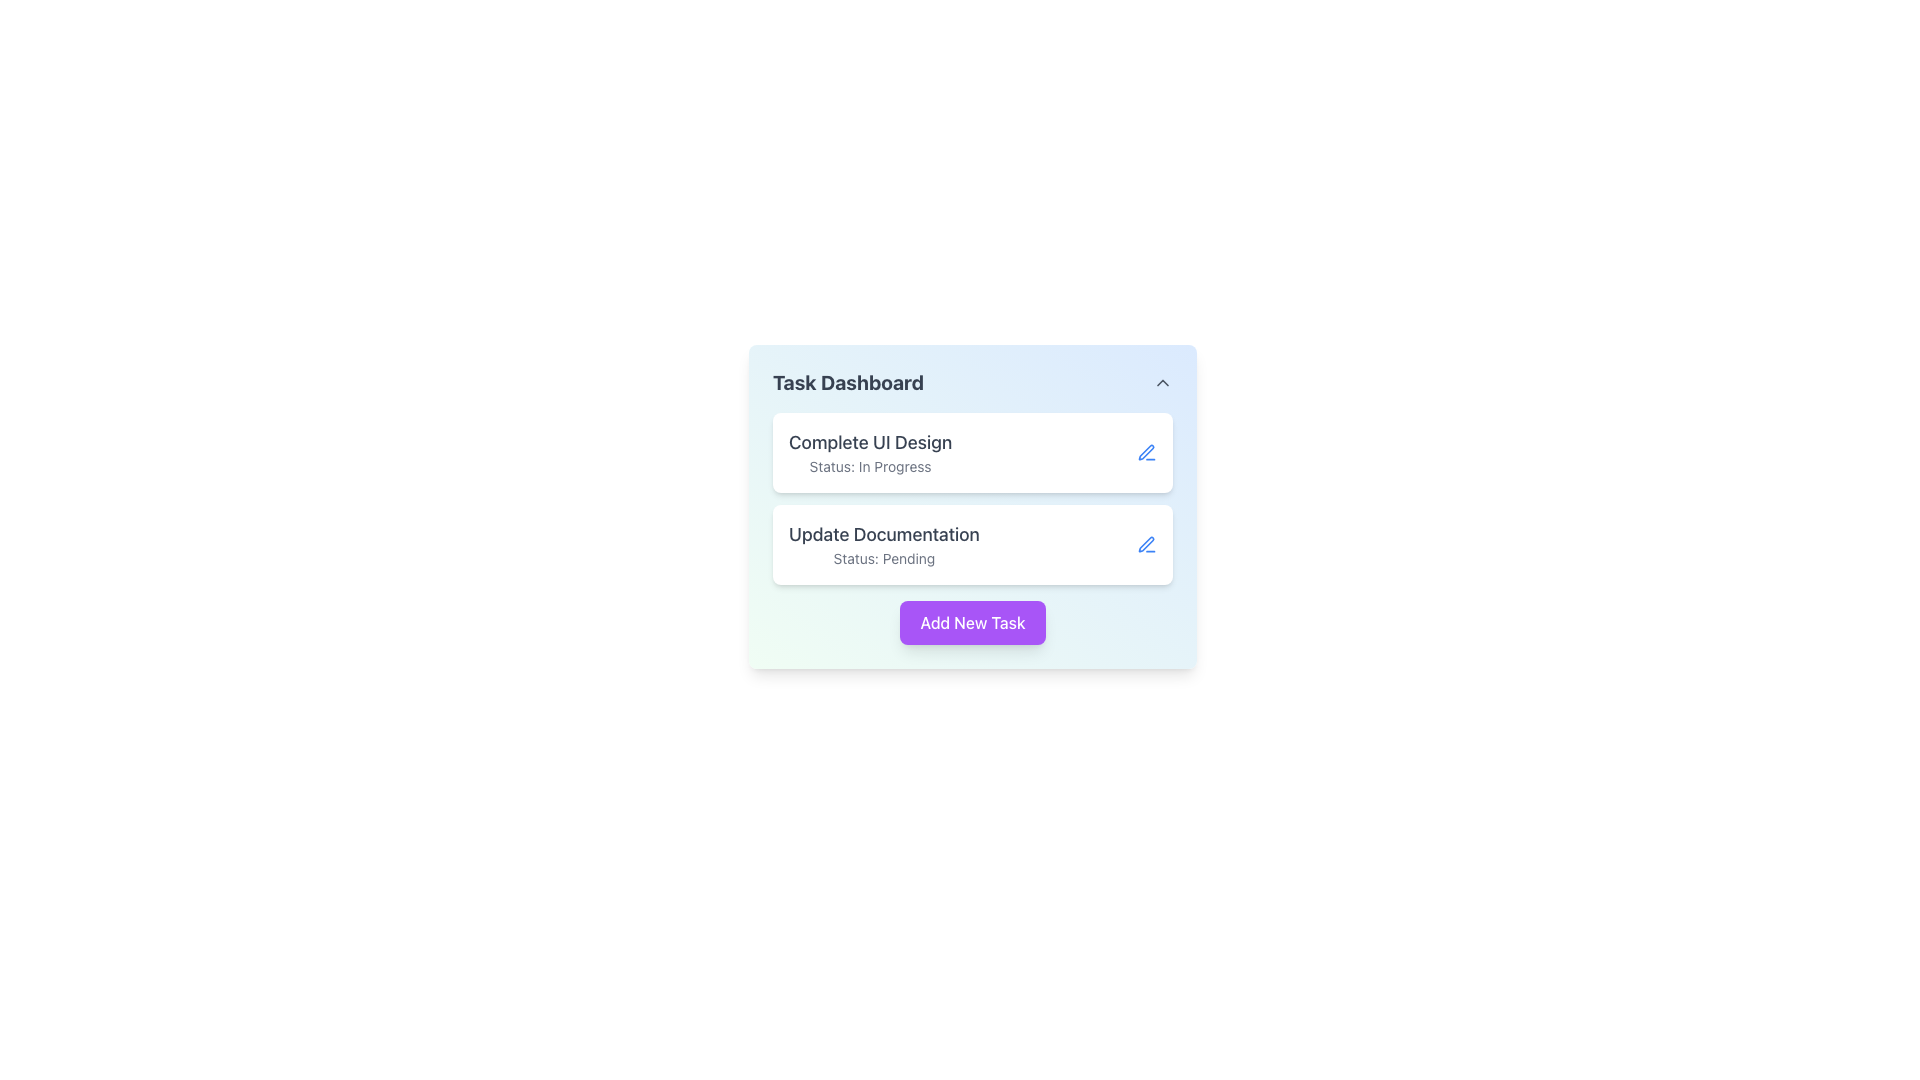 The width and height of the screenshot is (1920, 1080). Describe the element at coordinates (1146, 452) in the screenshot. I see `the pen icon button adjacent to the 'Update Documentation' task option` at that location.